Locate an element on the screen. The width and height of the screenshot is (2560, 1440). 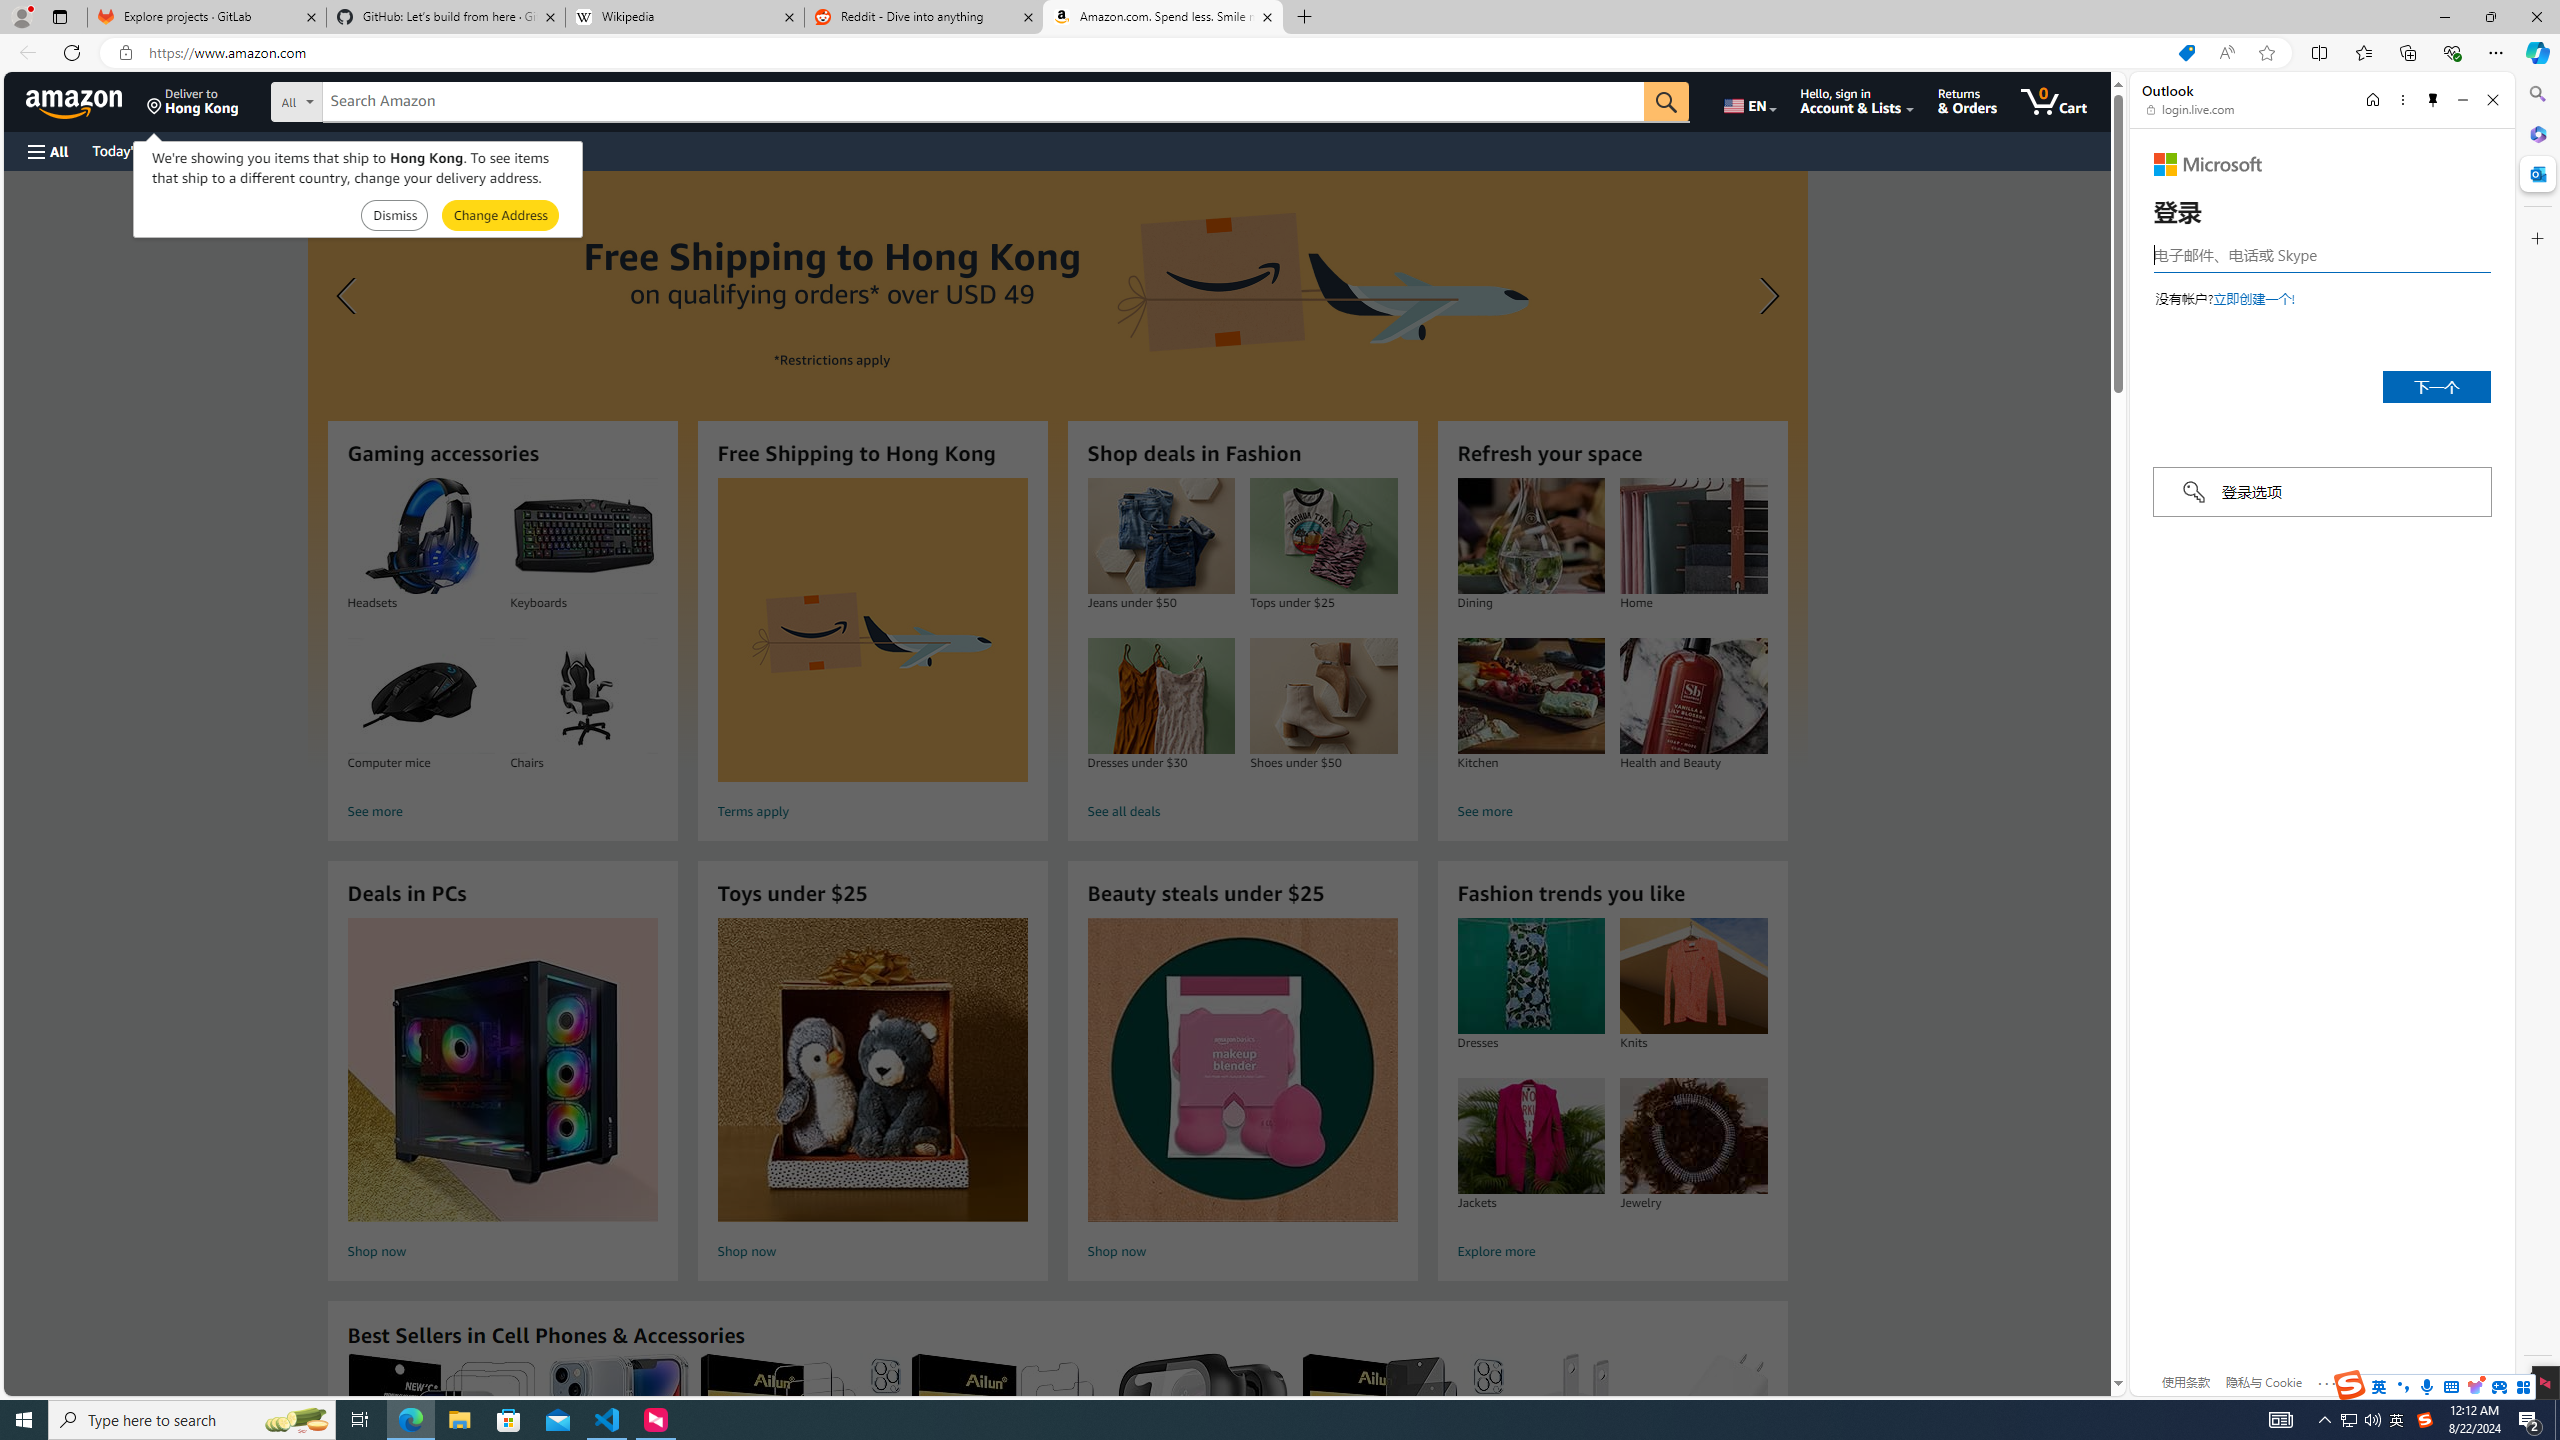
'See all deals' is located at coordinates (1242, 811).